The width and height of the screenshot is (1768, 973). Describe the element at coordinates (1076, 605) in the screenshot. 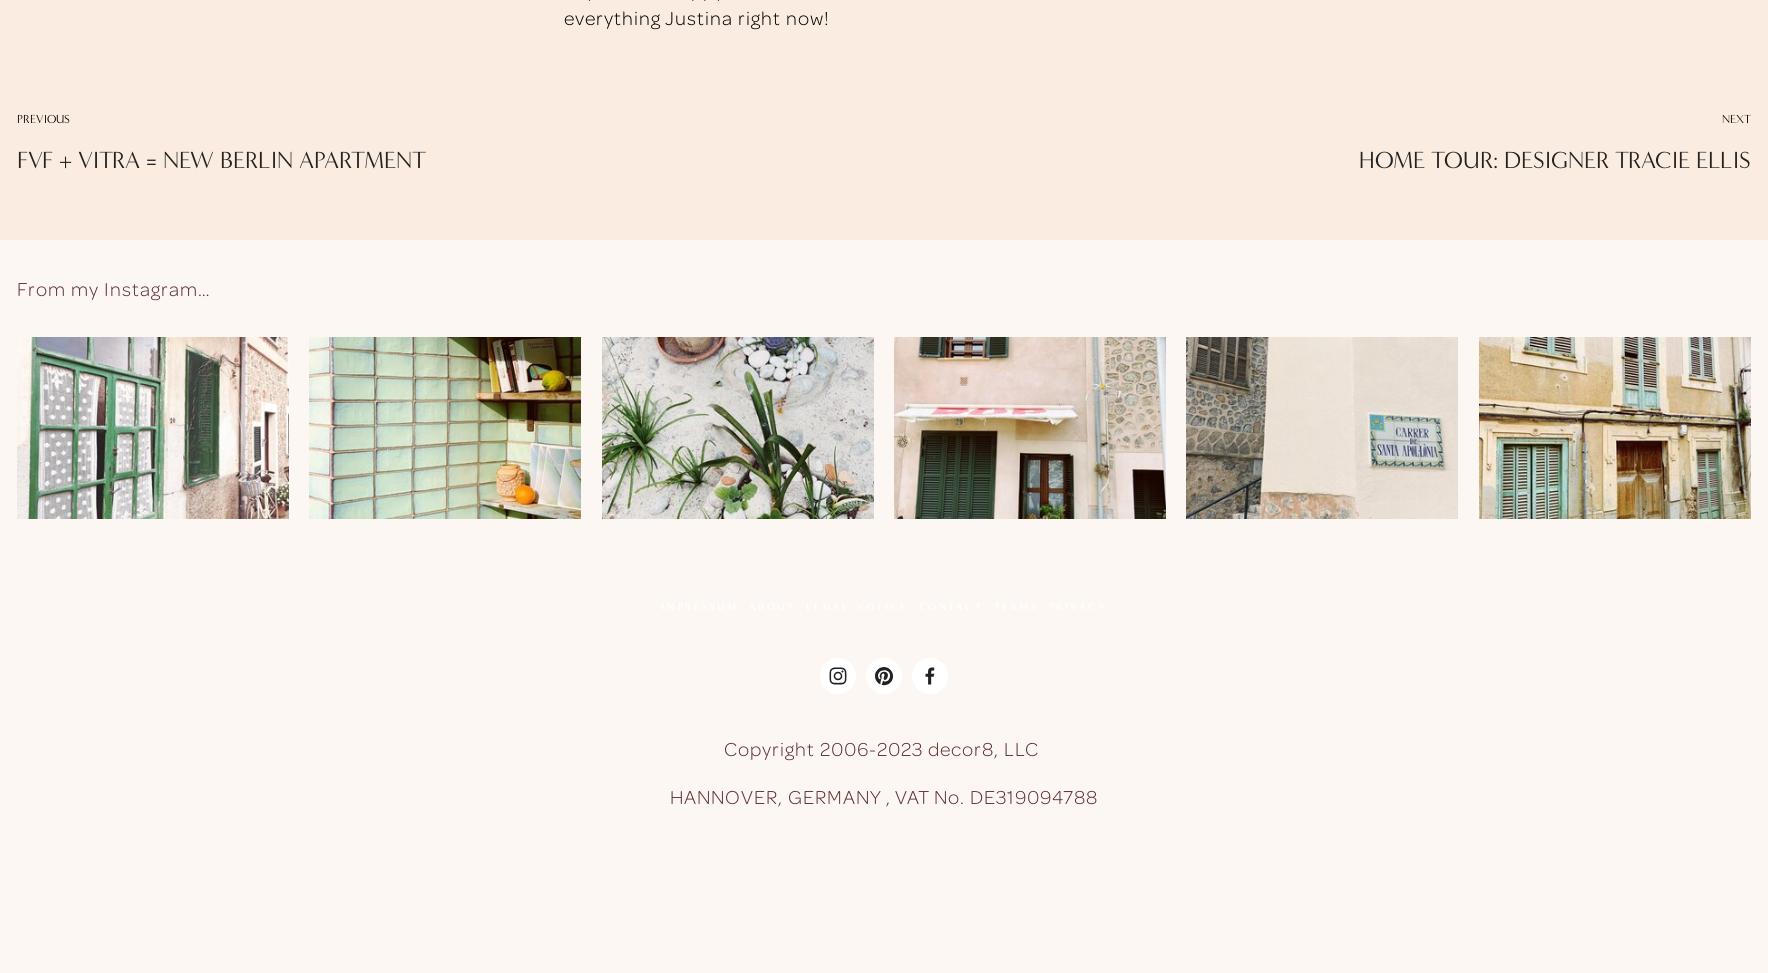

I see `'Privacy'` at that location.